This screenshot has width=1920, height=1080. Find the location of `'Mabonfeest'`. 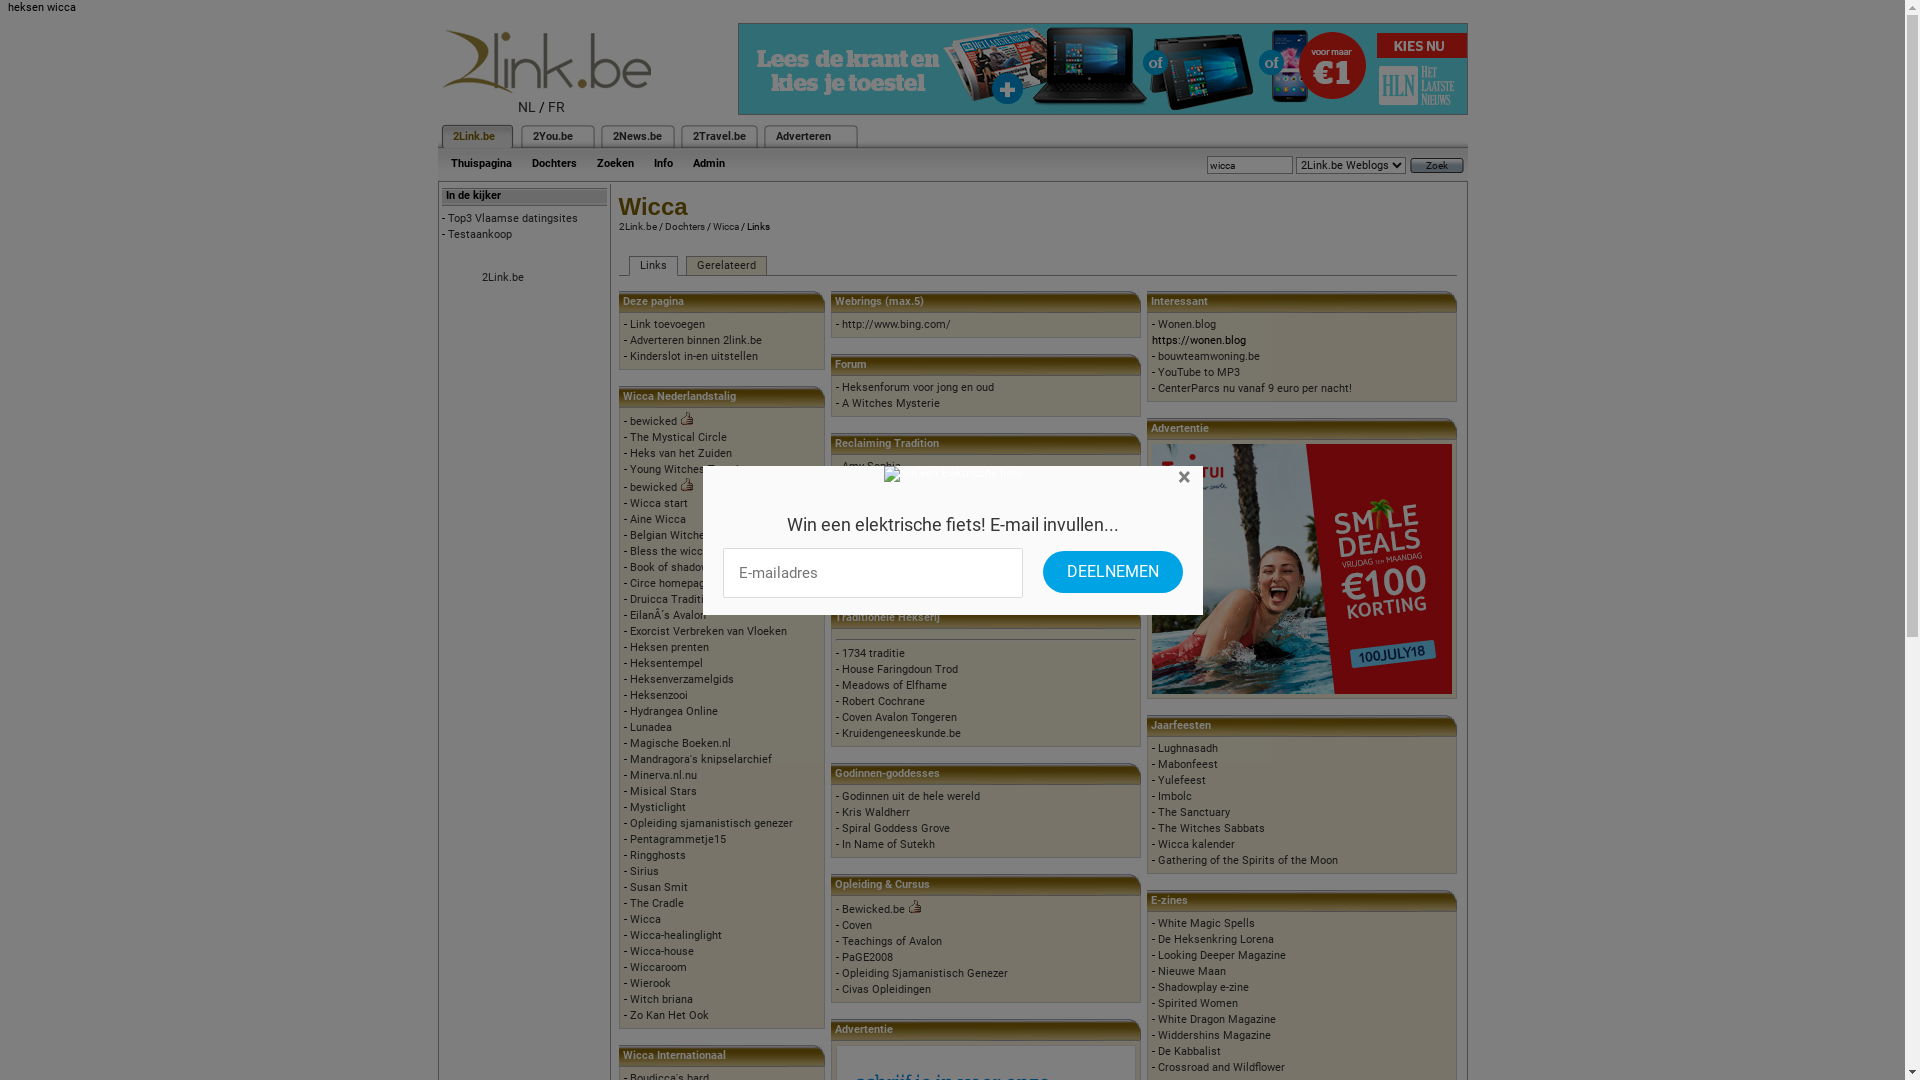

'Mabonfeest' is located at coordinates (1188, 764).